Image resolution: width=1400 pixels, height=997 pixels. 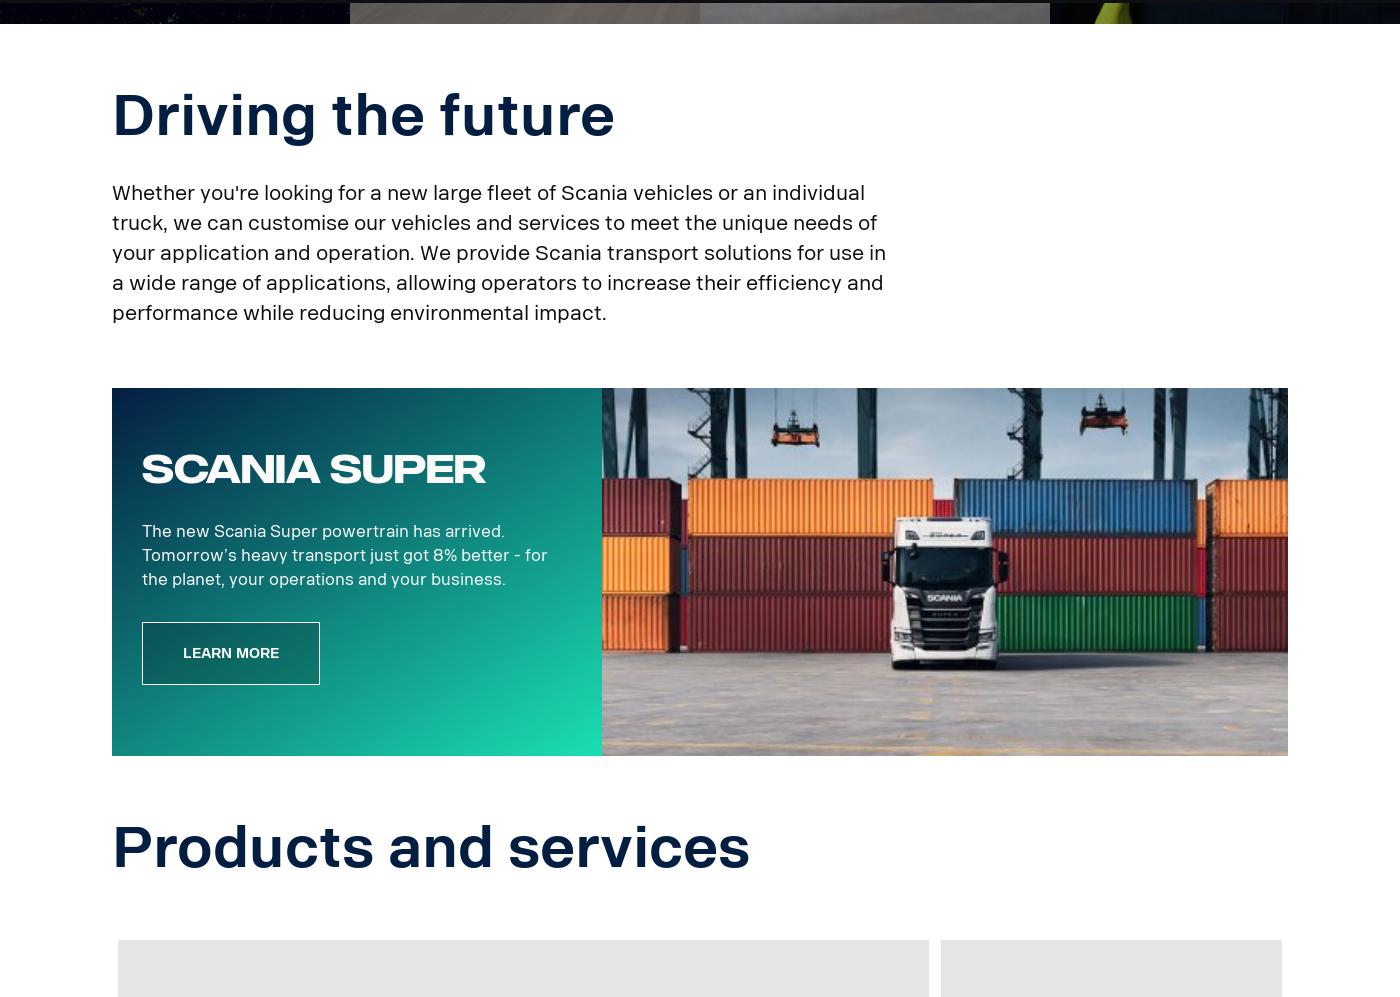 What do you see at coordinates (182, 653) in the screenshot?
I see `'Learn more'` at bounding box center [182, 653].